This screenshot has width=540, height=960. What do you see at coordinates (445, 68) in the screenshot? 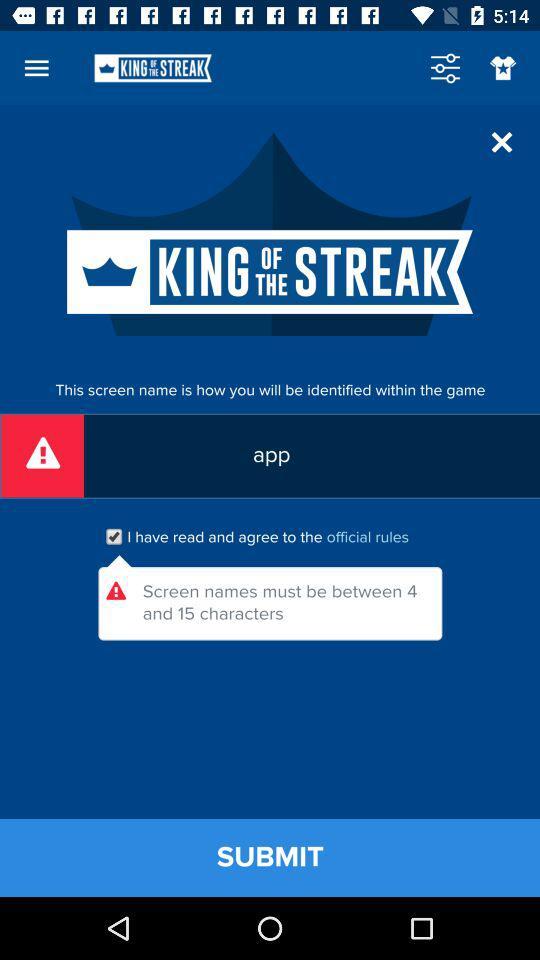
I see `the sliders icon` at bounding box center [445, 68].